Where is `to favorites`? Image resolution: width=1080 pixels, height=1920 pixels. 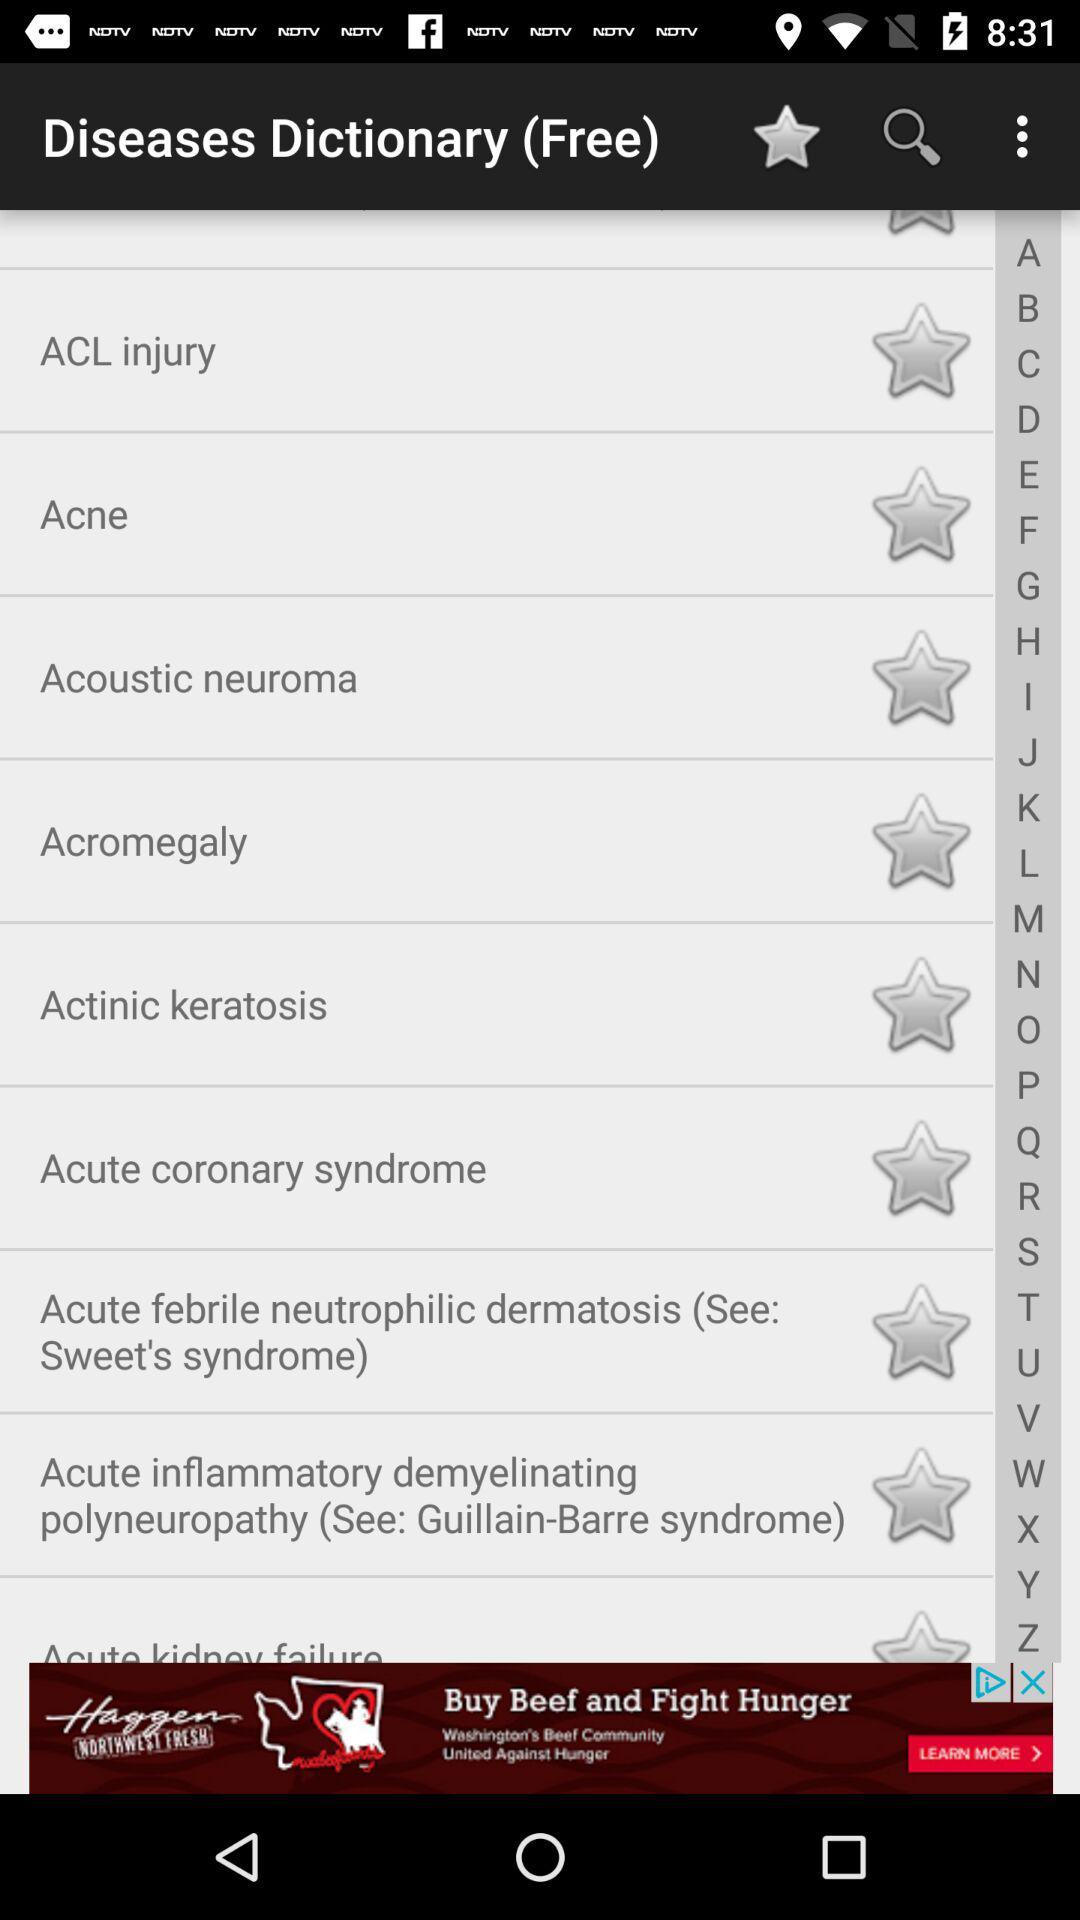 to favorites is located at coordinates (920, 1628).